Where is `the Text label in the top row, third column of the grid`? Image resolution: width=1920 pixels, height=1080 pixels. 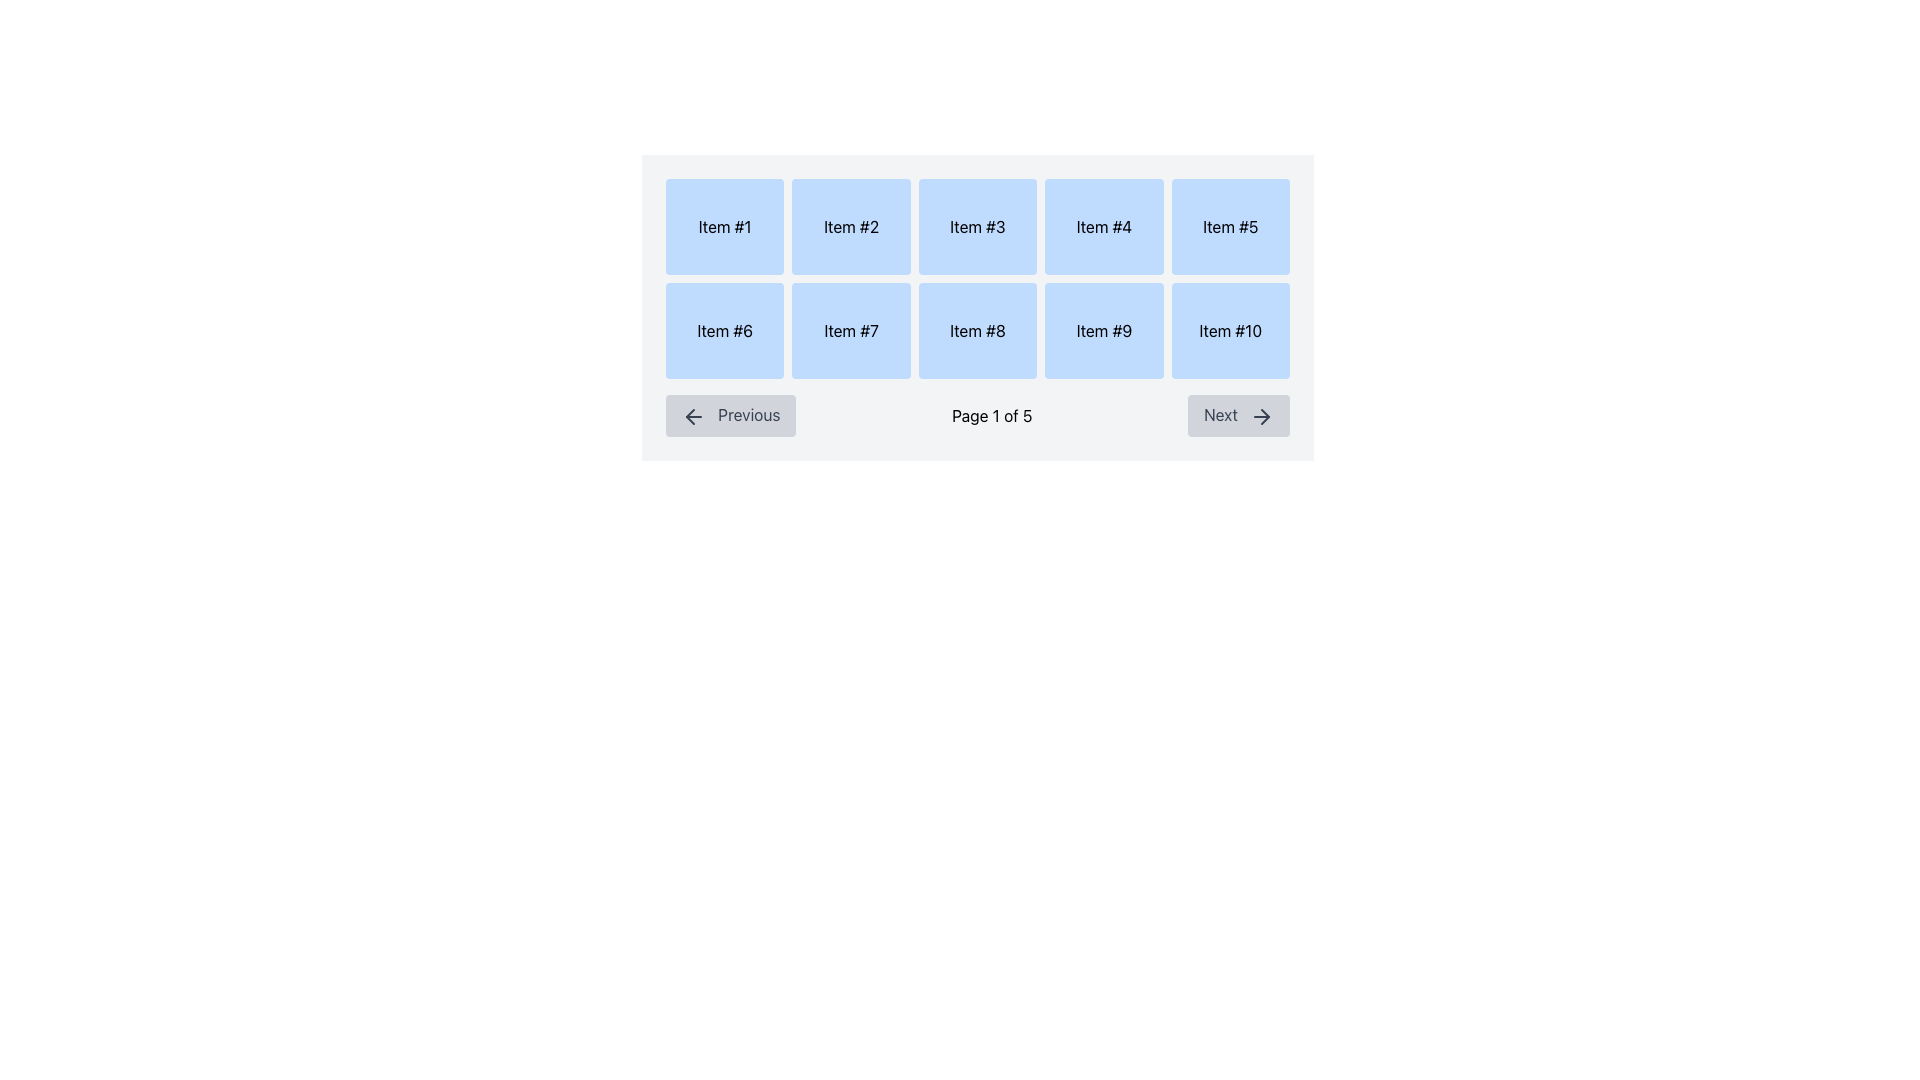 the Text label in the top row, third column of the grid is located at coordinates (978, 226).